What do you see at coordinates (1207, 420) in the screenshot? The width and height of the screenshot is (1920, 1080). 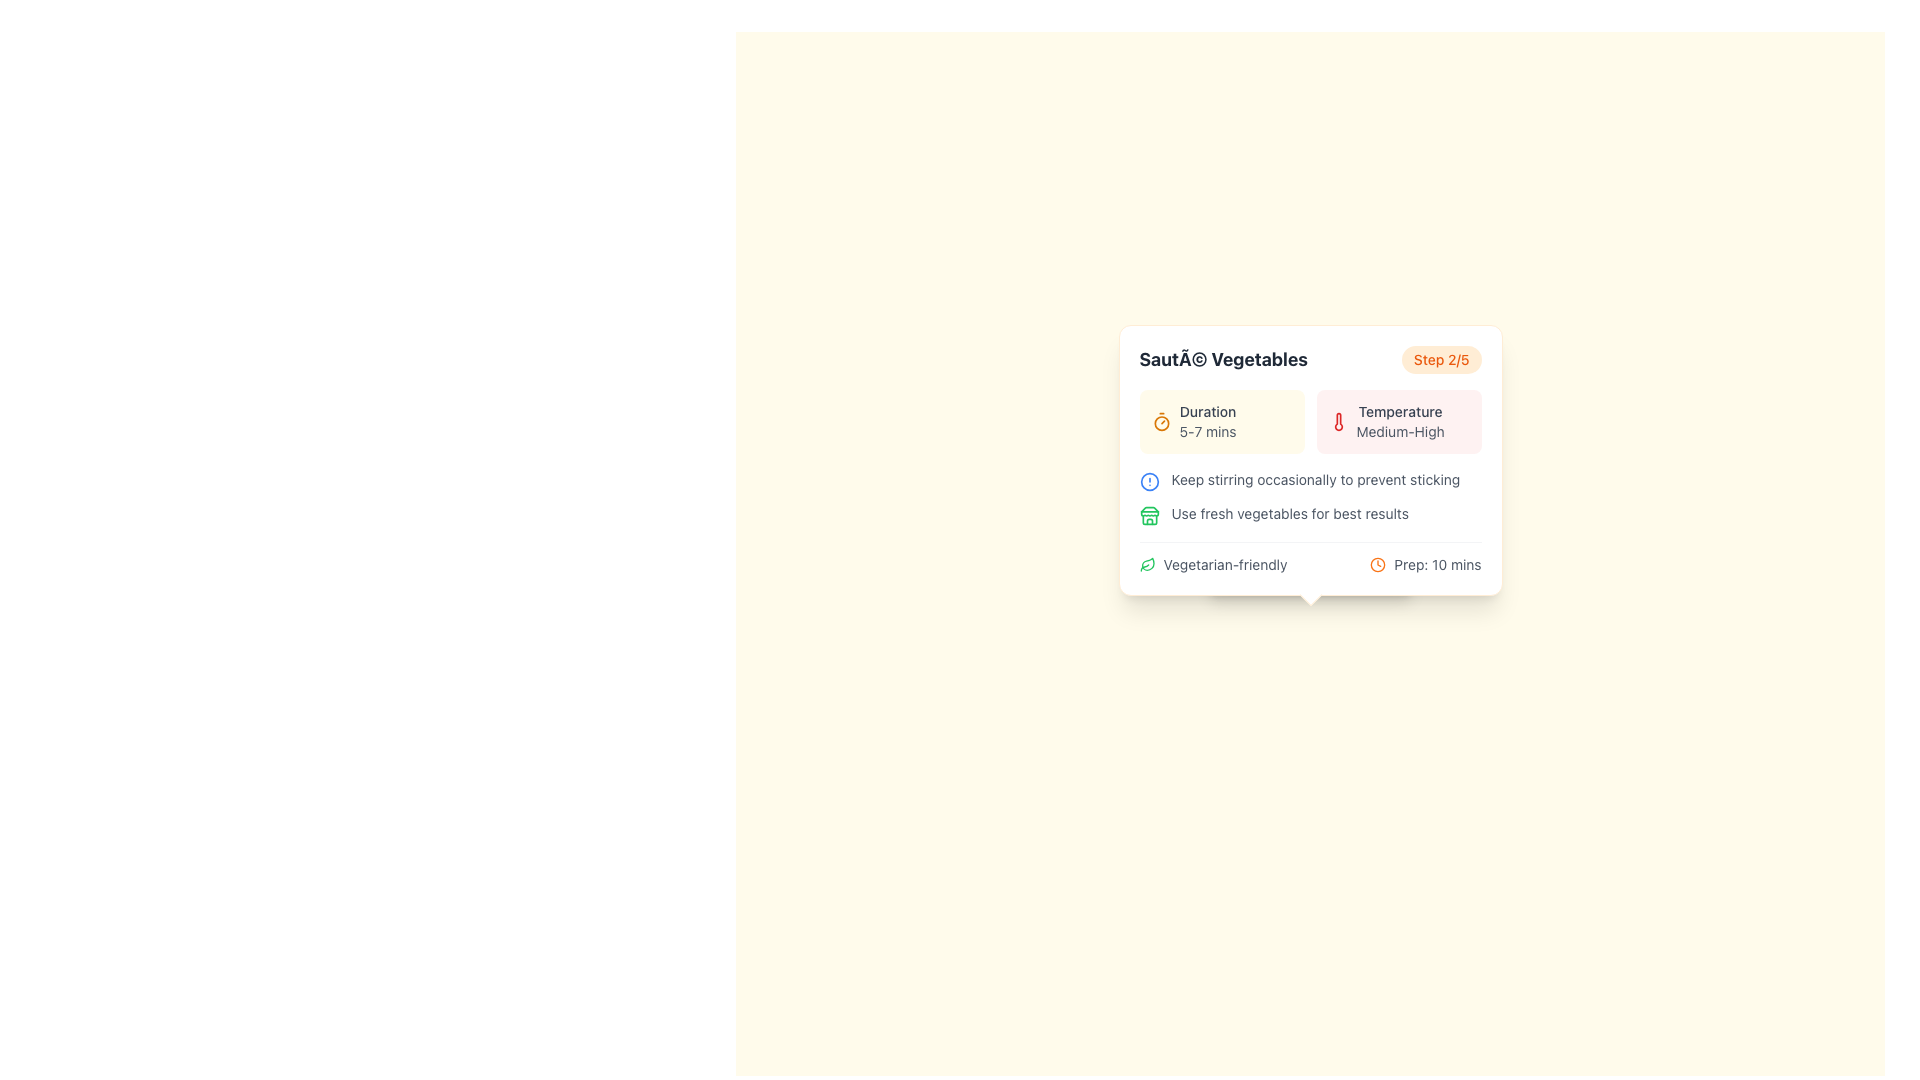 I see `the textual content display element in the 'Sauté Vegetables' card that shows the duration of the step, located in the first column and adjacent to the orange timer icon` at bounding box center [1207, 420].